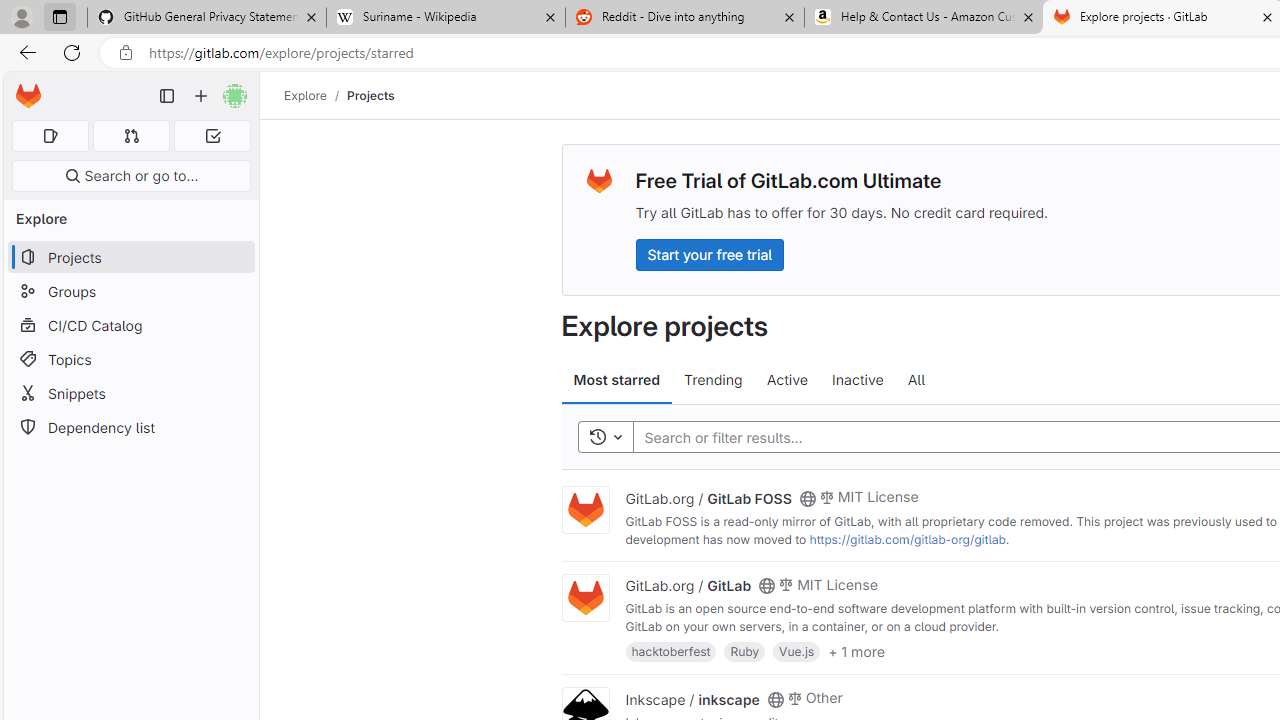  I want to click on 'Groups', so click(130, 291).